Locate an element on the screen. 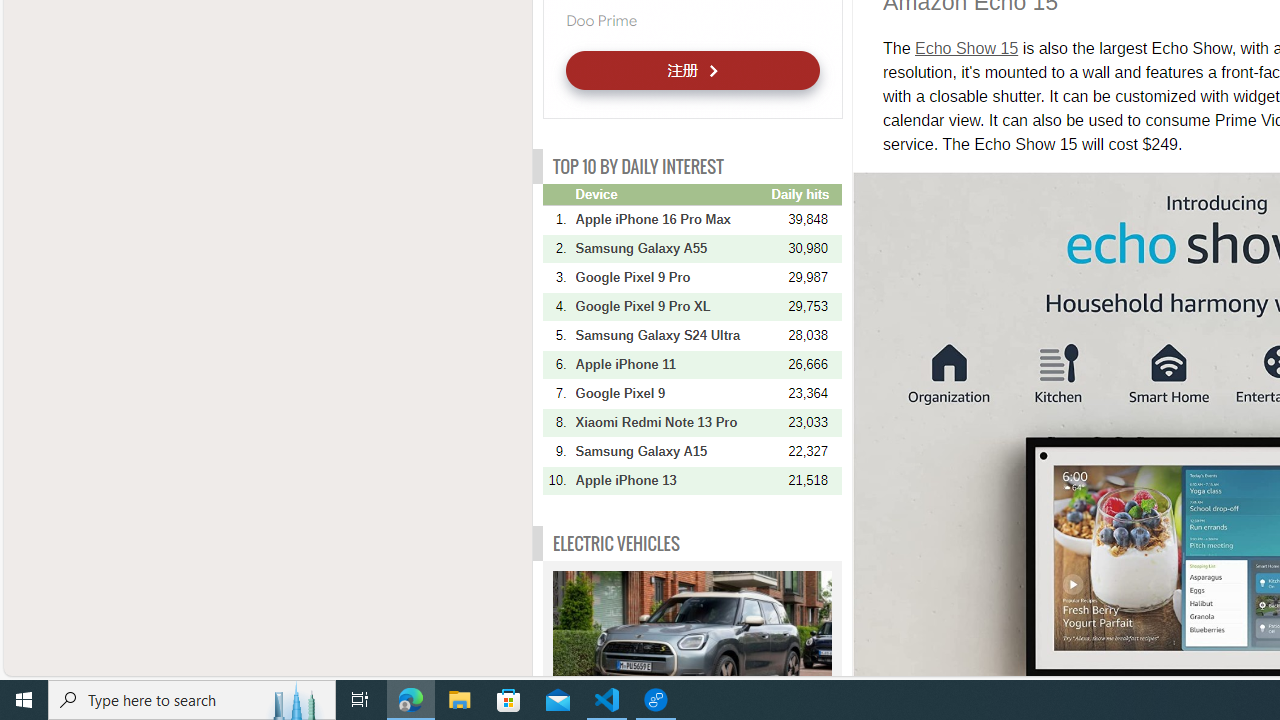 This screenshot has width=1280, height=720. 'Samsung Galaxy S24 Ultra' is located at coordinates (671, 334).